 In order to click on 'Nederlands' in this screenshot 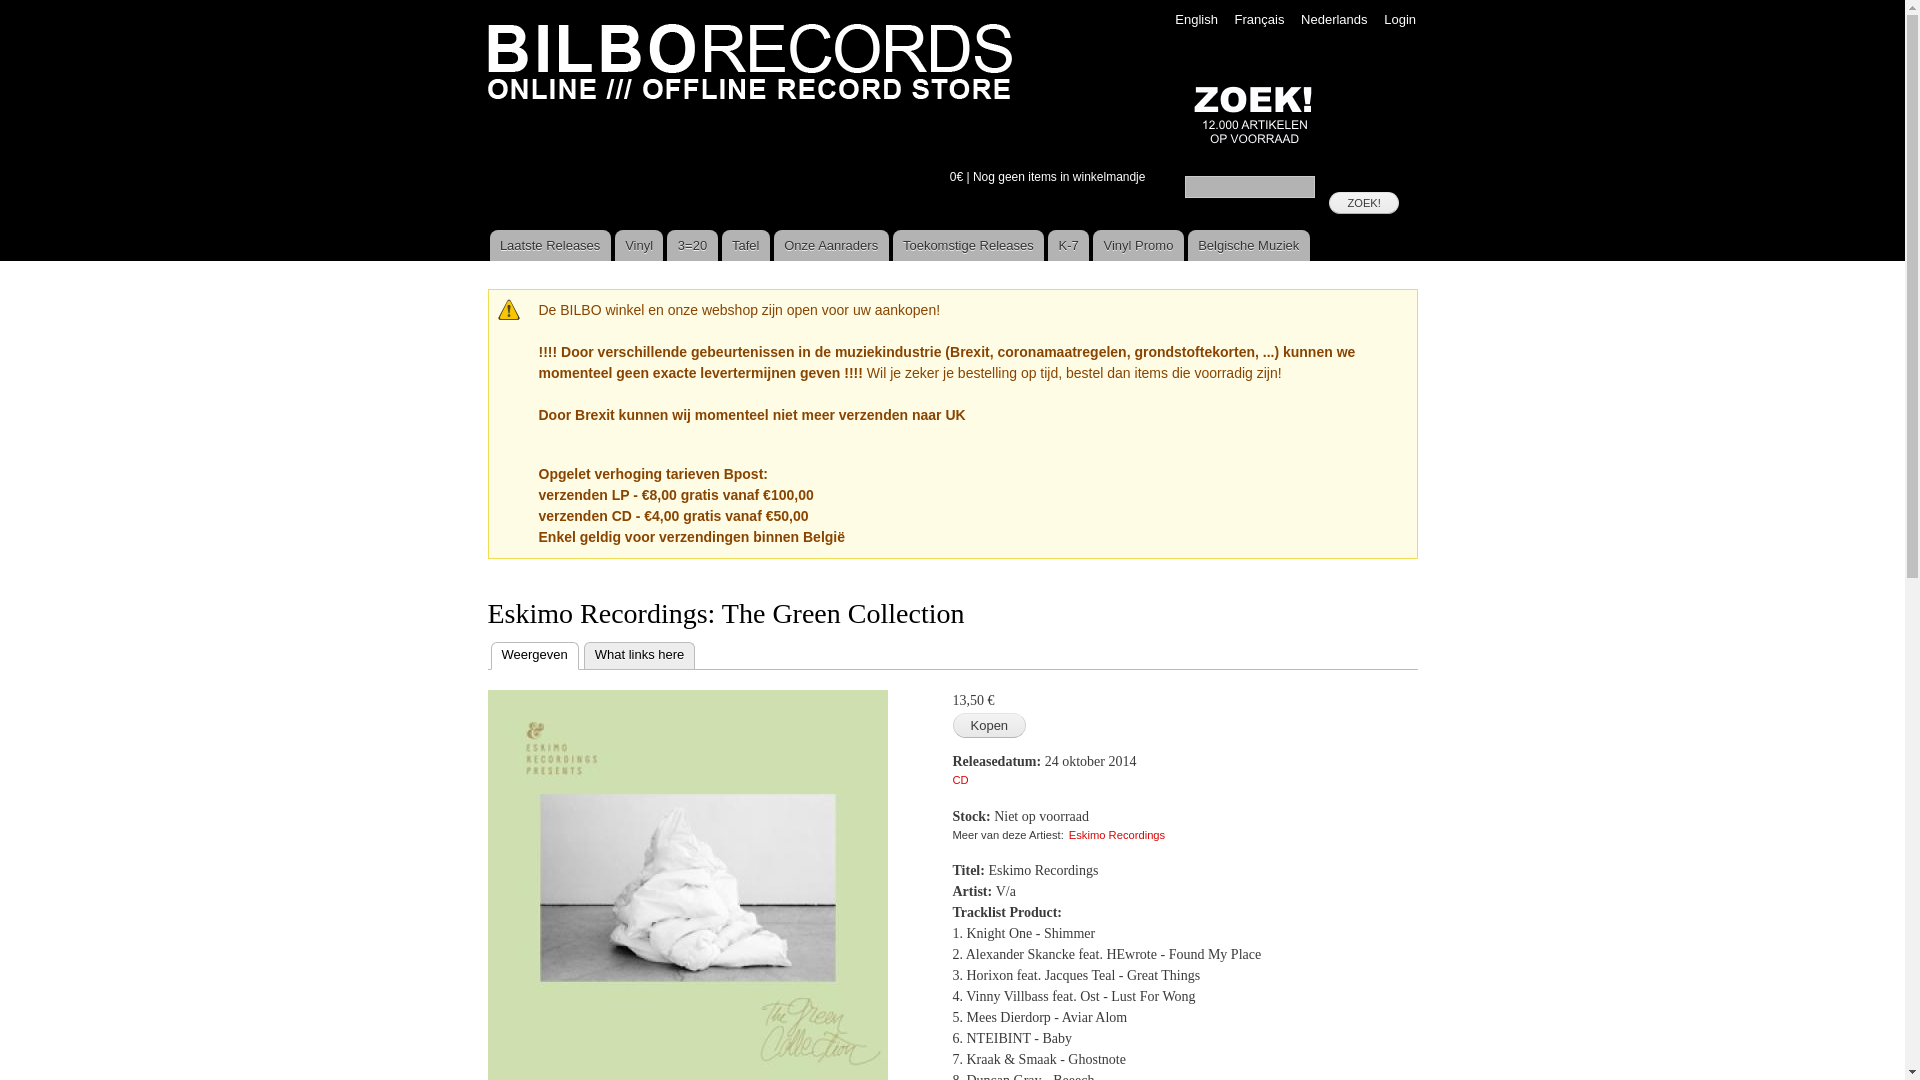, I will do `click(1334, 19)`.